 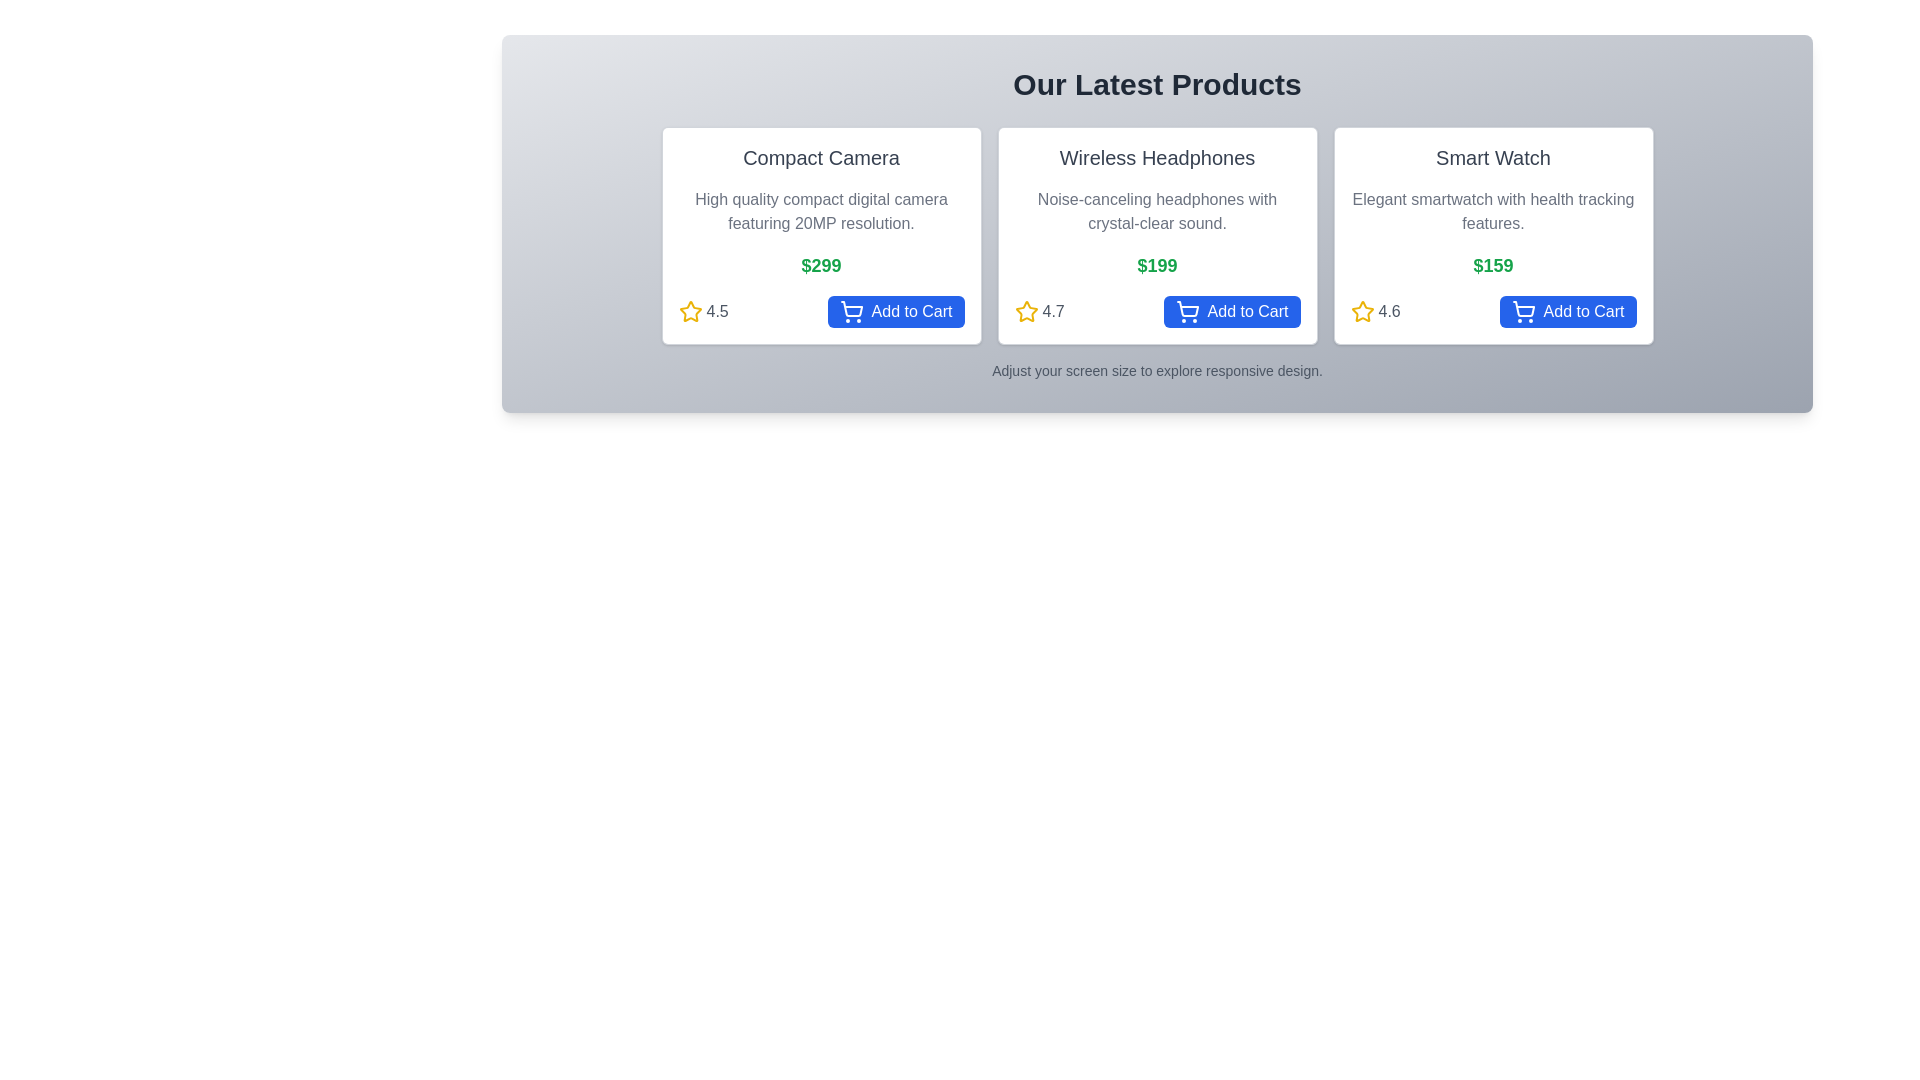 I want to click on the 'Add to Cart' button with a blue background and white text located below the product name 'Wireless Headphones' and price '$199', so click(x=1231, y=312).